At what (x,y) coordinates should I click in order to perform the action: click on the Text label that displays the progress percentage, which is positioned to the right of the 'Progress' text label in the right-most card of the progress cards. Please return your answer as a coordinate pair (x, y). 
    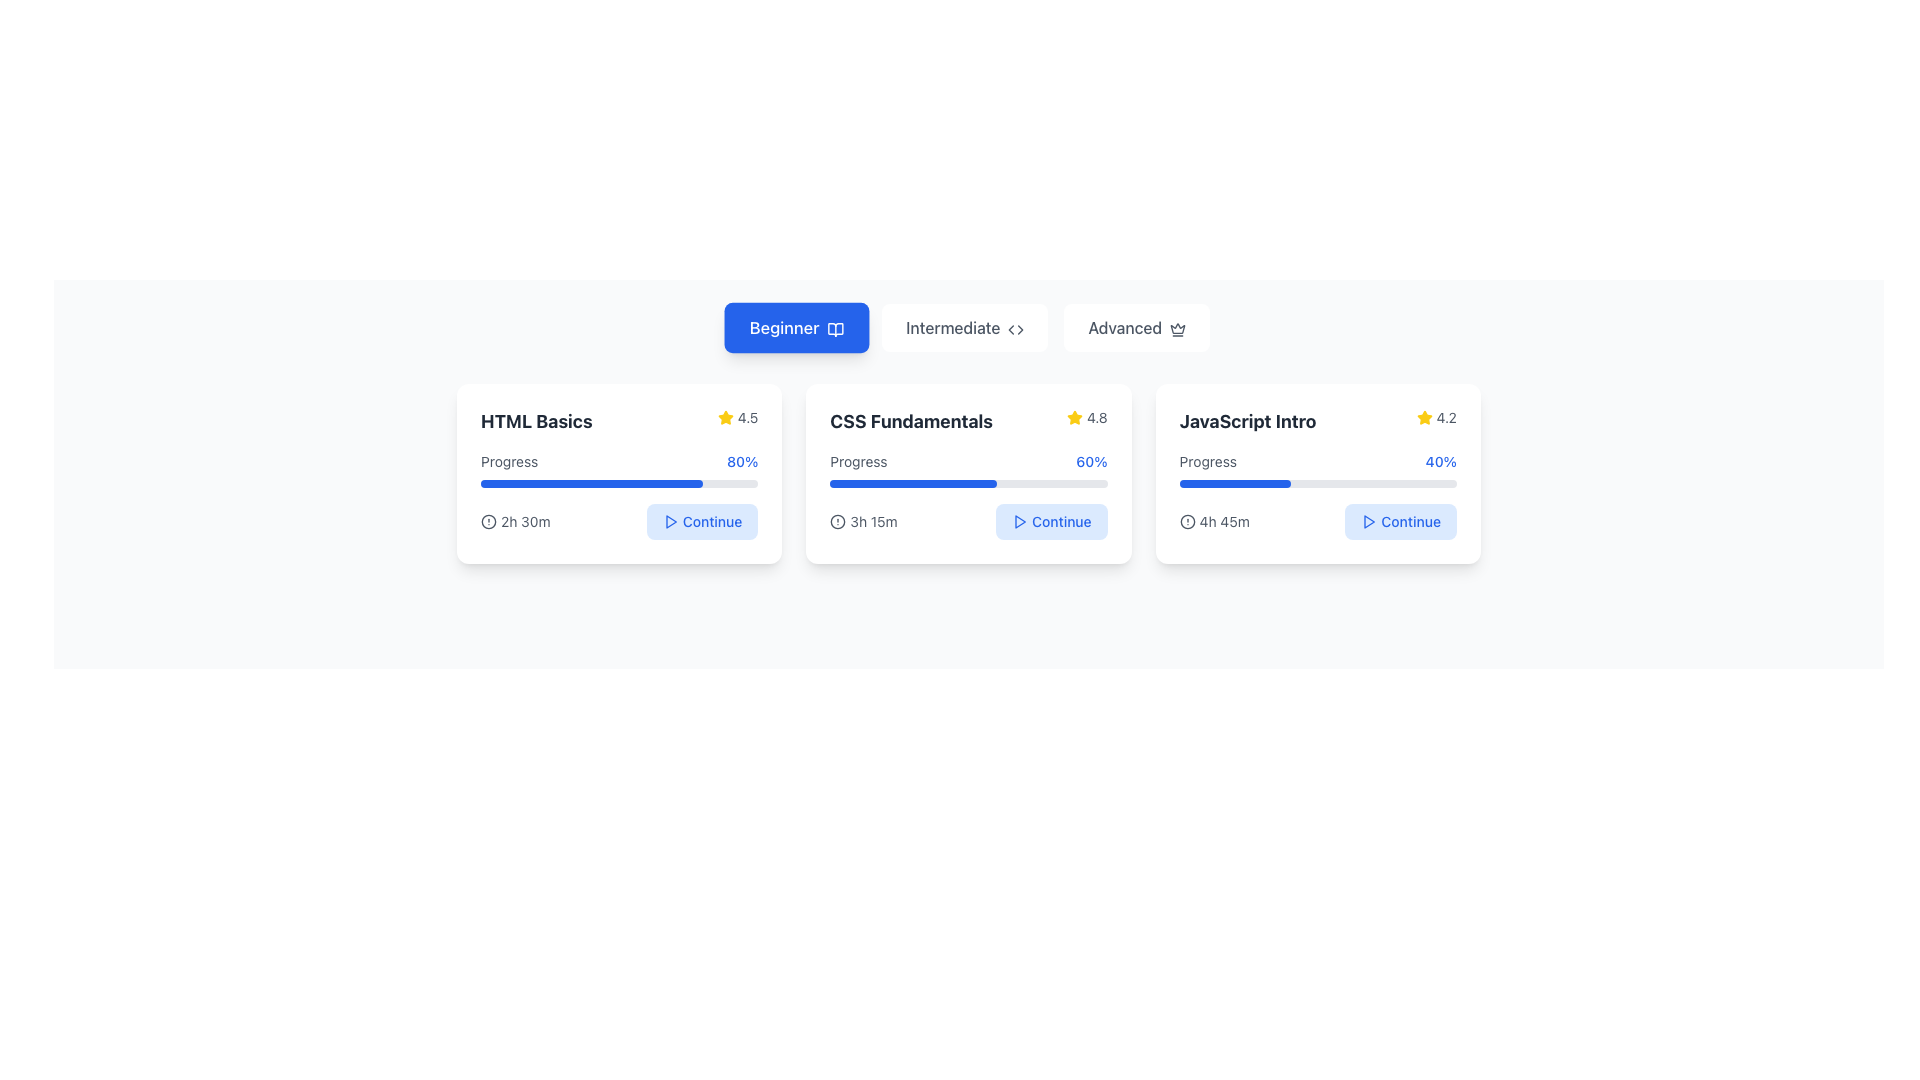
    Looking at the image, I should click on (1441, 462).